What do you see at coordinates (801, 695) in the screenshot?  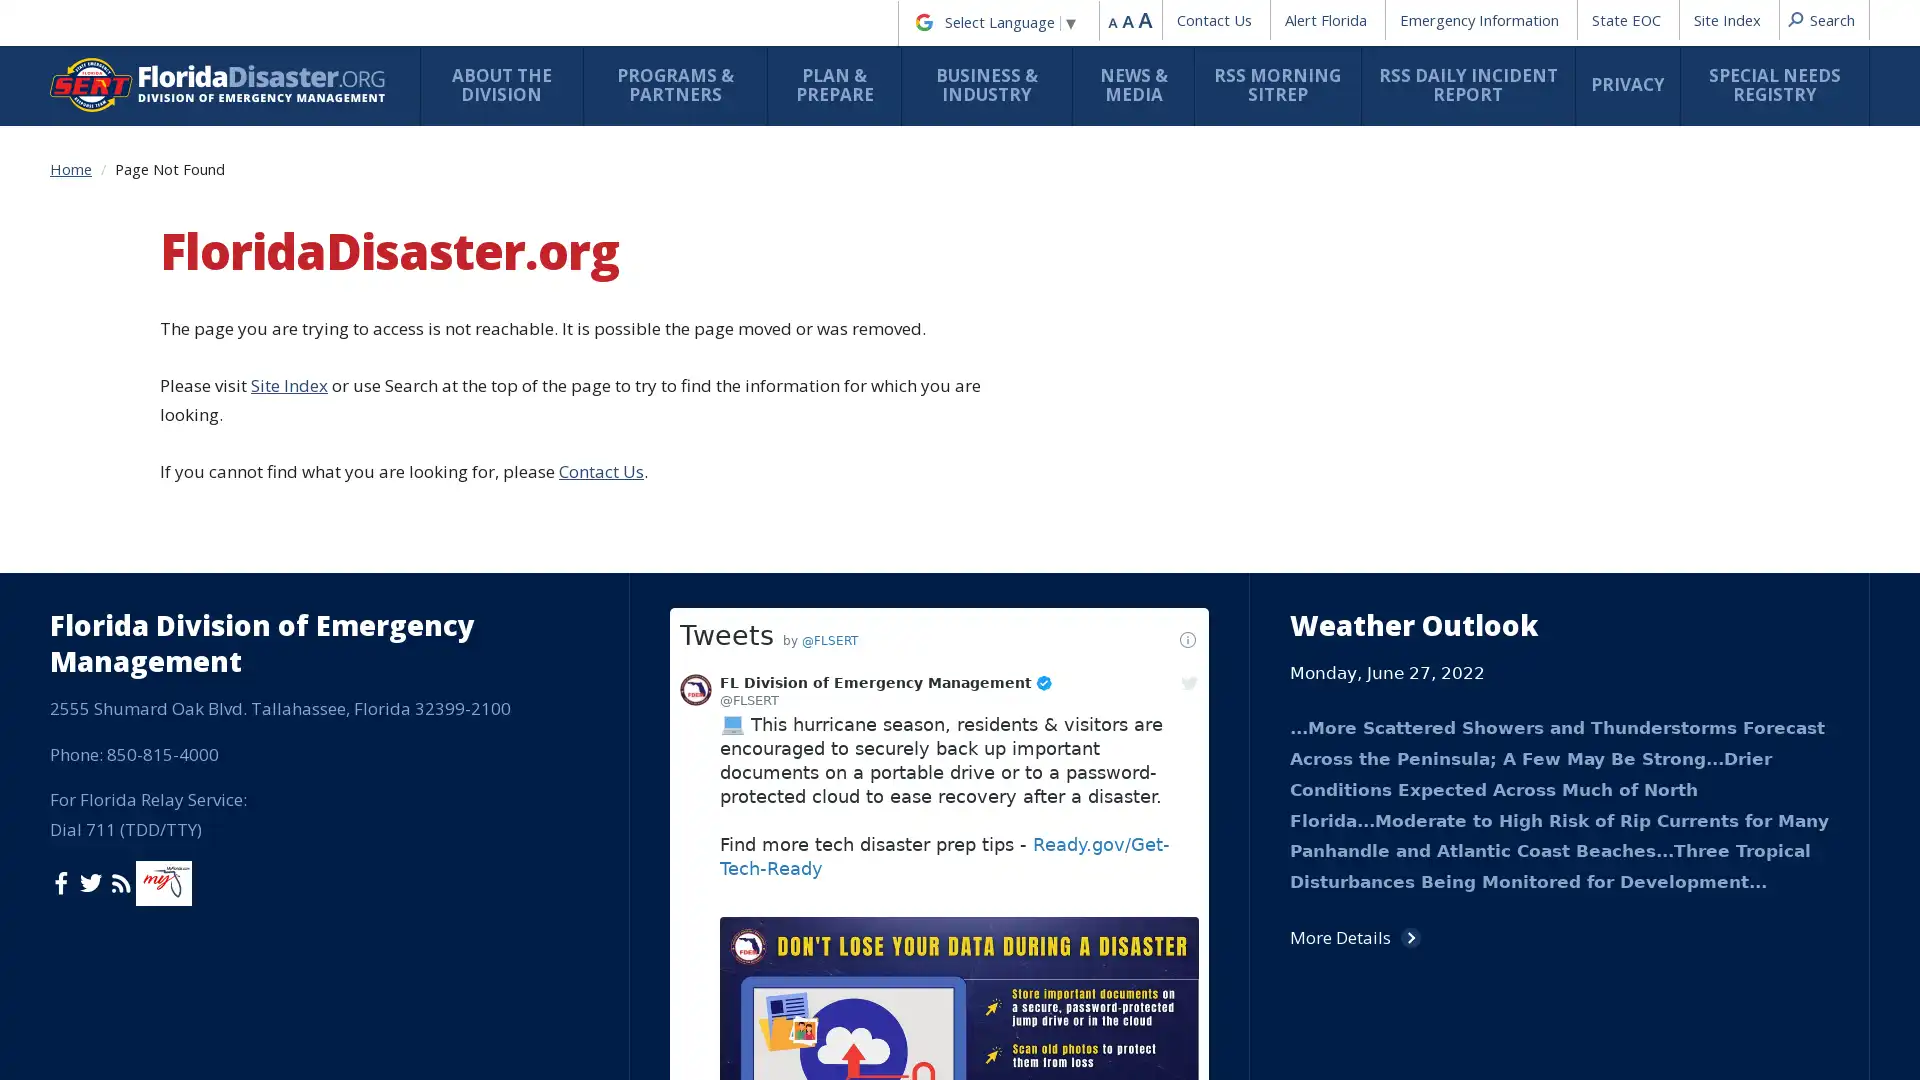 I see `Toggle More` at bounding box center [801, 695].